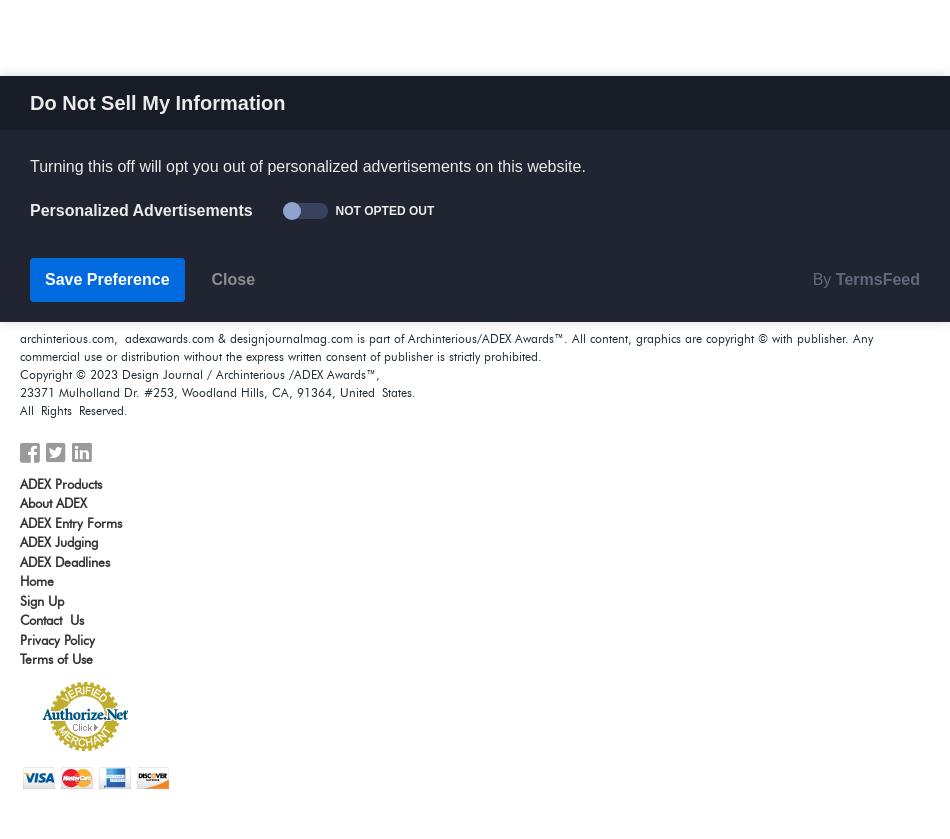 This screenshot has height=839, width=950. I want to click on 'Turning this off will opt you out of personalized advertisements on this website.', so click(306, 166).